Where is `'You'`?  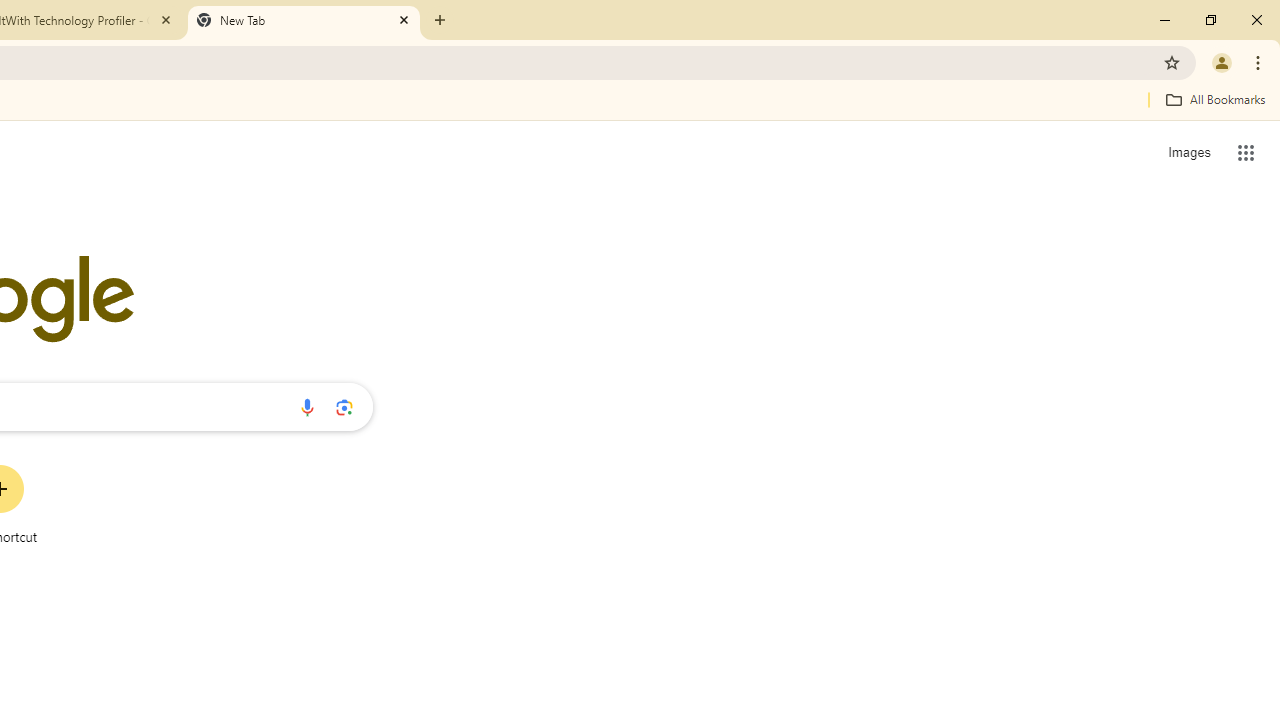
'You' is located at coordinates (1220, 61).